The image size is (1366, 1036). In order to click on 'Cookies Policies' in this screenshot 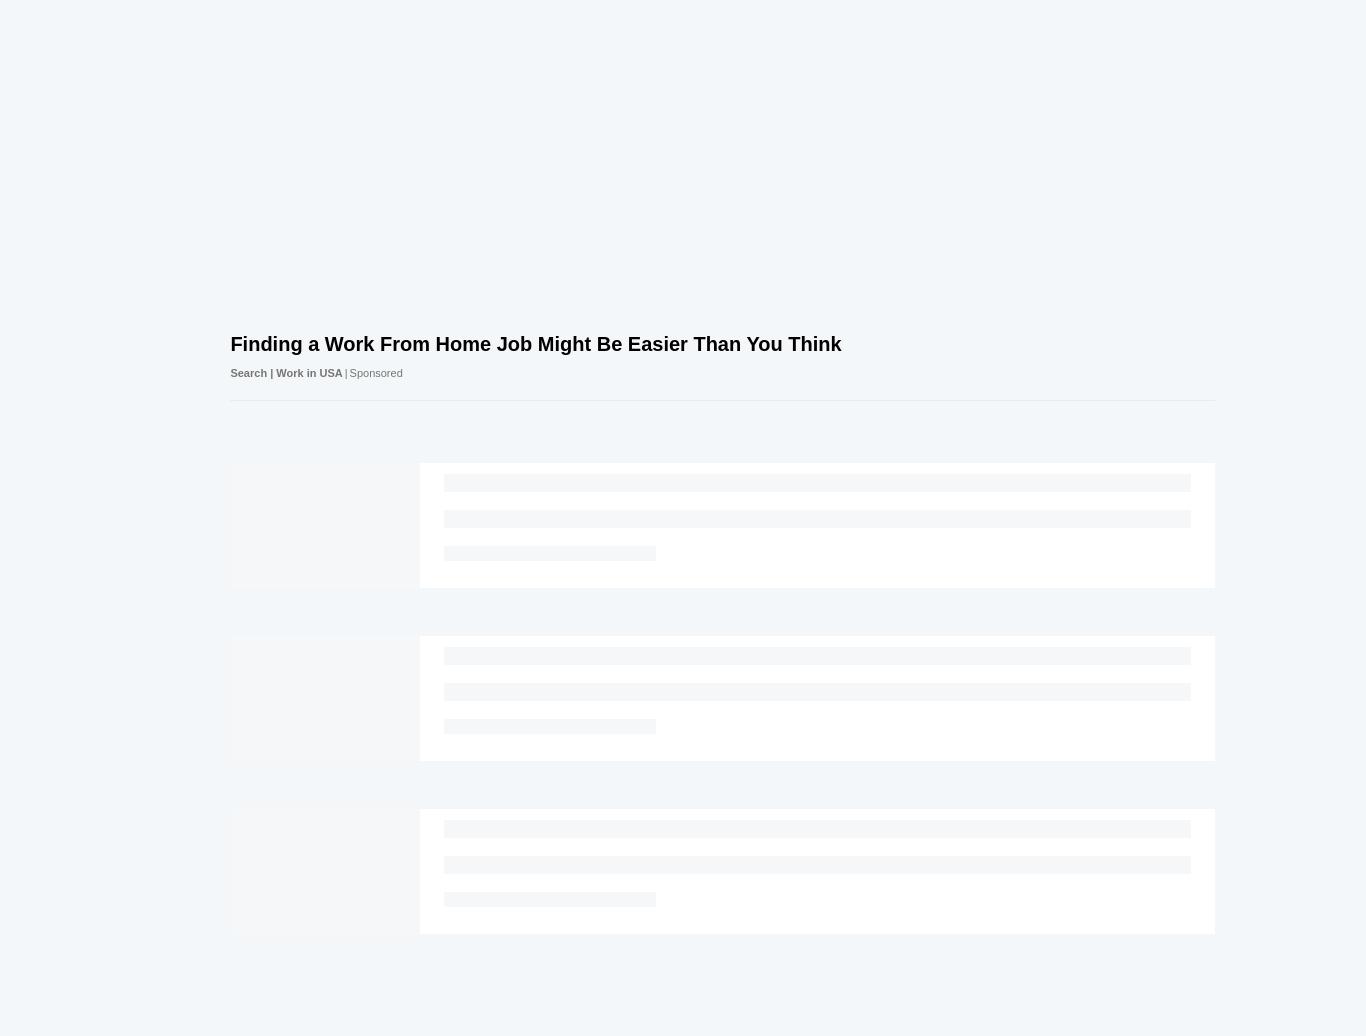, I will do `click(606, 1010)`.